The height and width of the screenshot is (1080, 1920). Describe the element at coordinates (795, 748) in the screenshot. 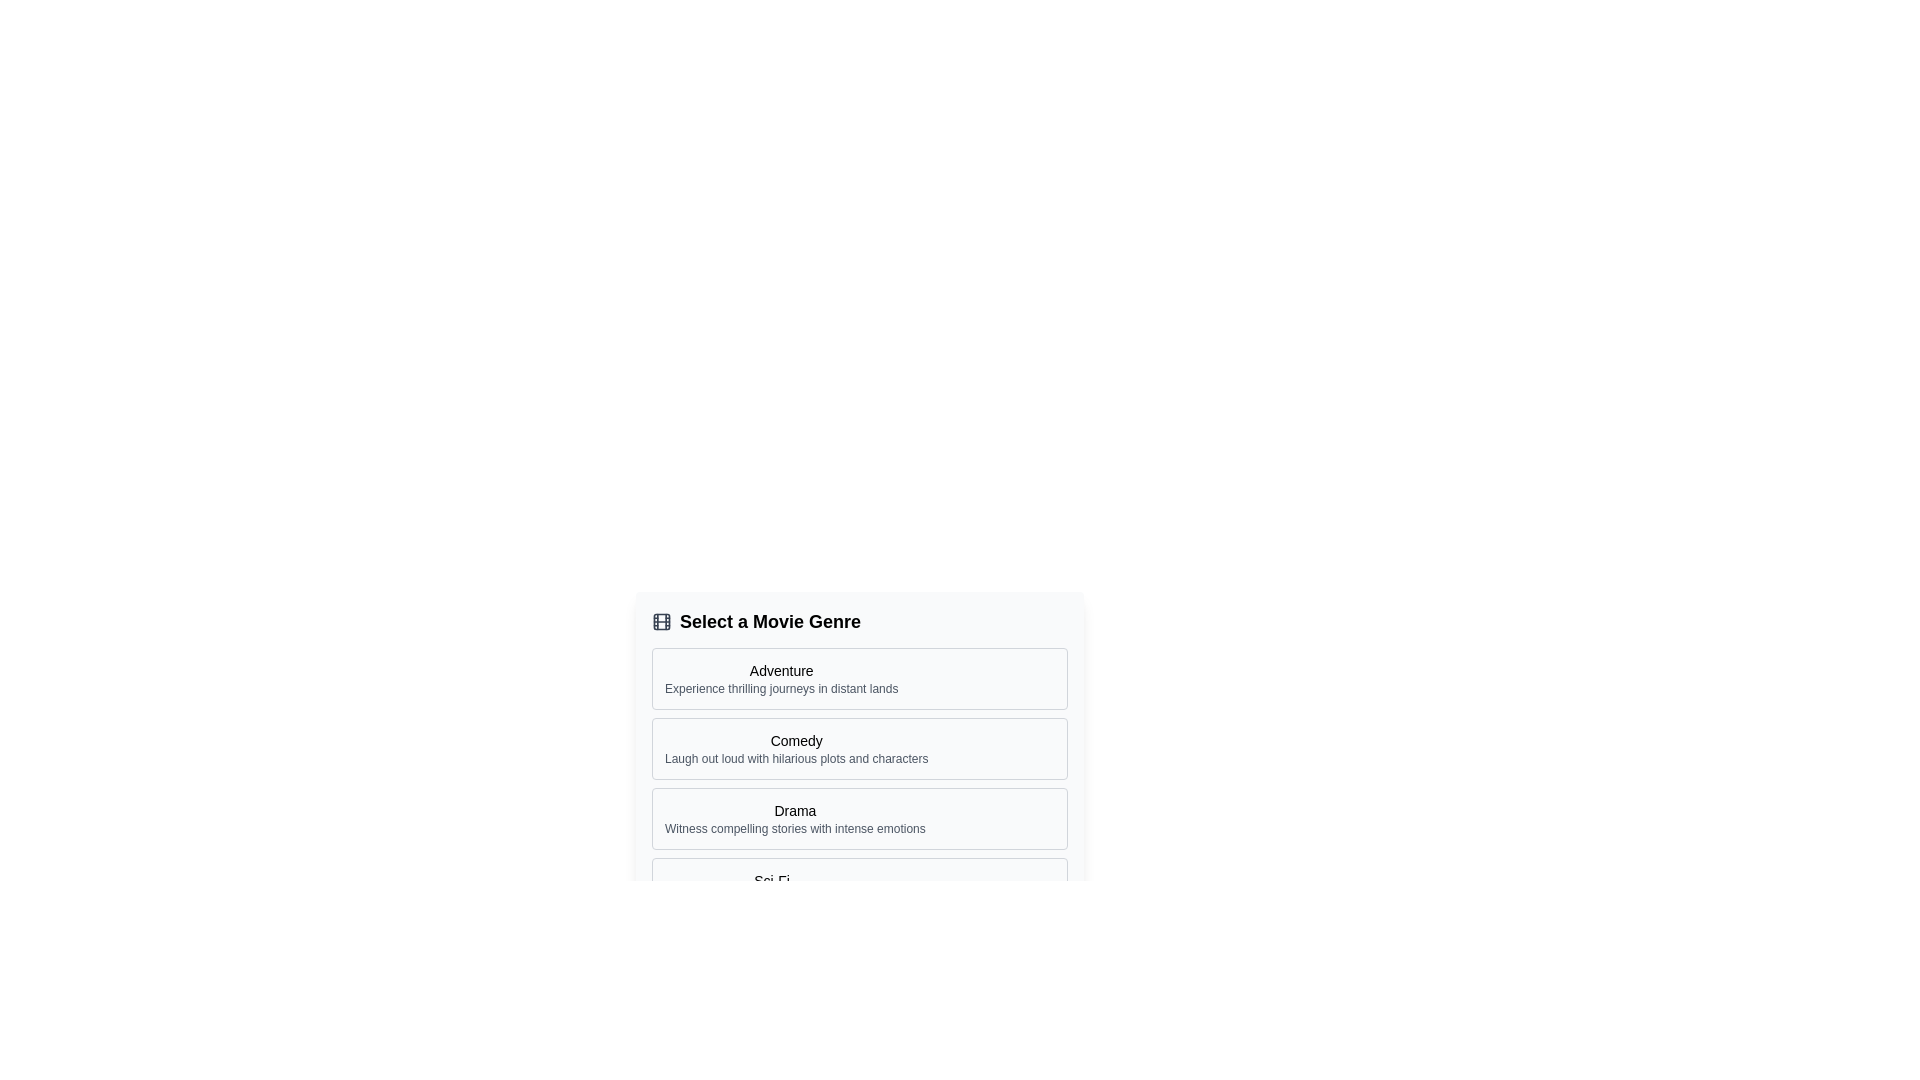

I see `the 'Comedy' genre selection button to possibly reveal additional details about the genre` at that location.